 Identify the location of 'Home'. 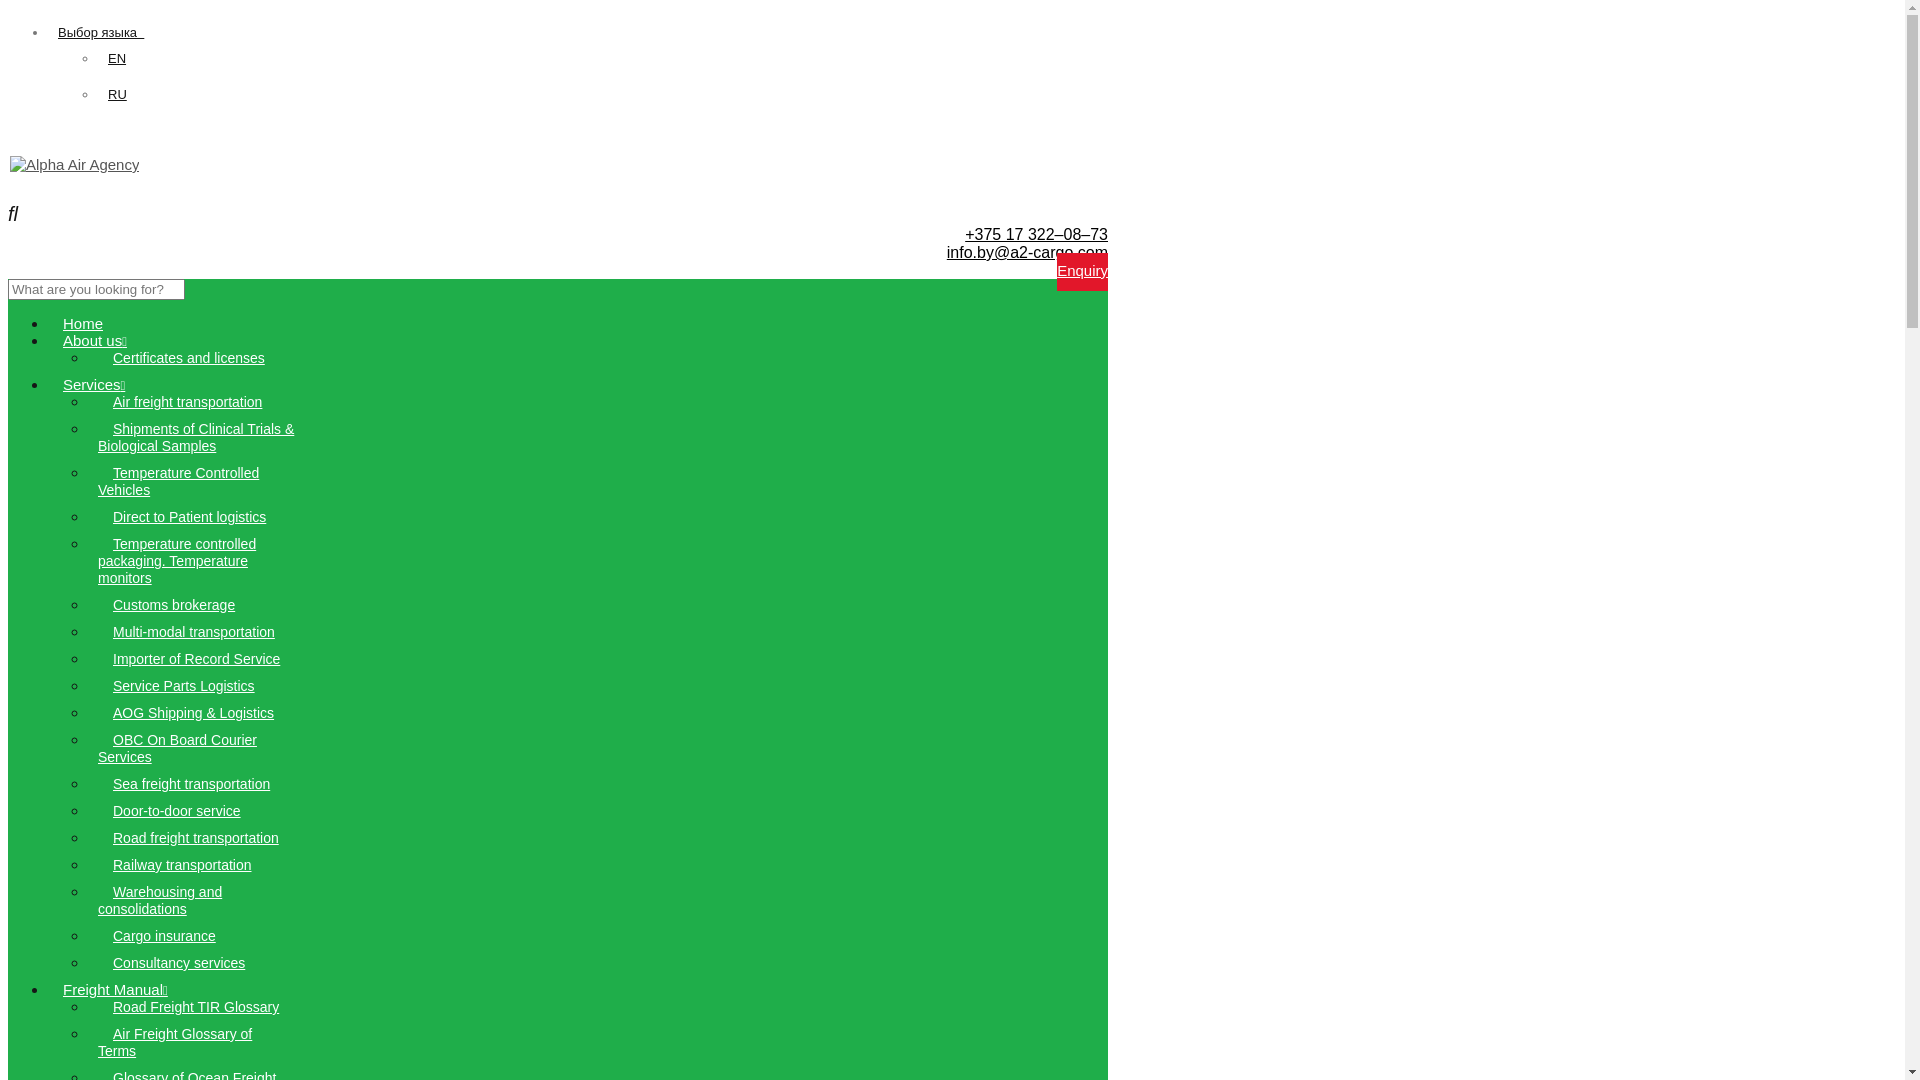
(81, 322).